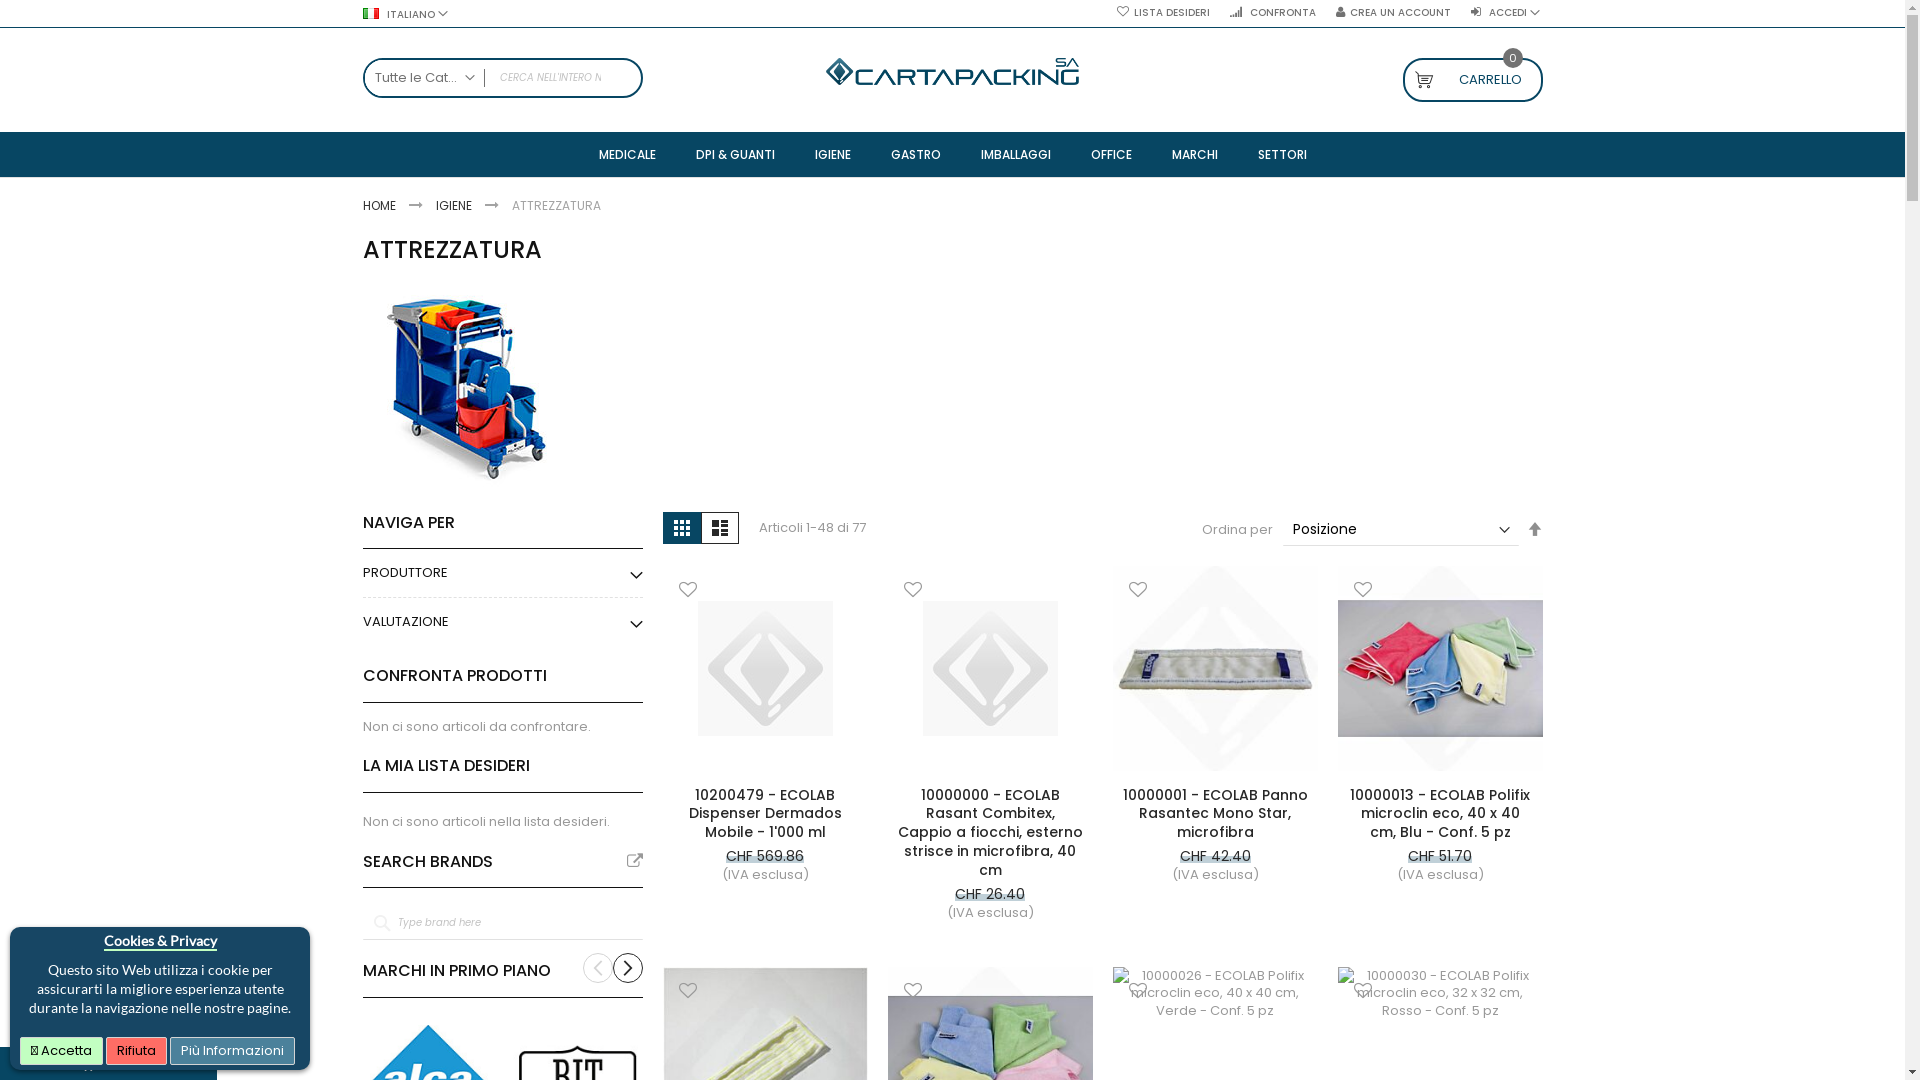 The height and width of the screenshot is (1080, 1920). Describe the element at coordinates (914, 153) in the screenshot. I see `'GASTRO'` at that location.